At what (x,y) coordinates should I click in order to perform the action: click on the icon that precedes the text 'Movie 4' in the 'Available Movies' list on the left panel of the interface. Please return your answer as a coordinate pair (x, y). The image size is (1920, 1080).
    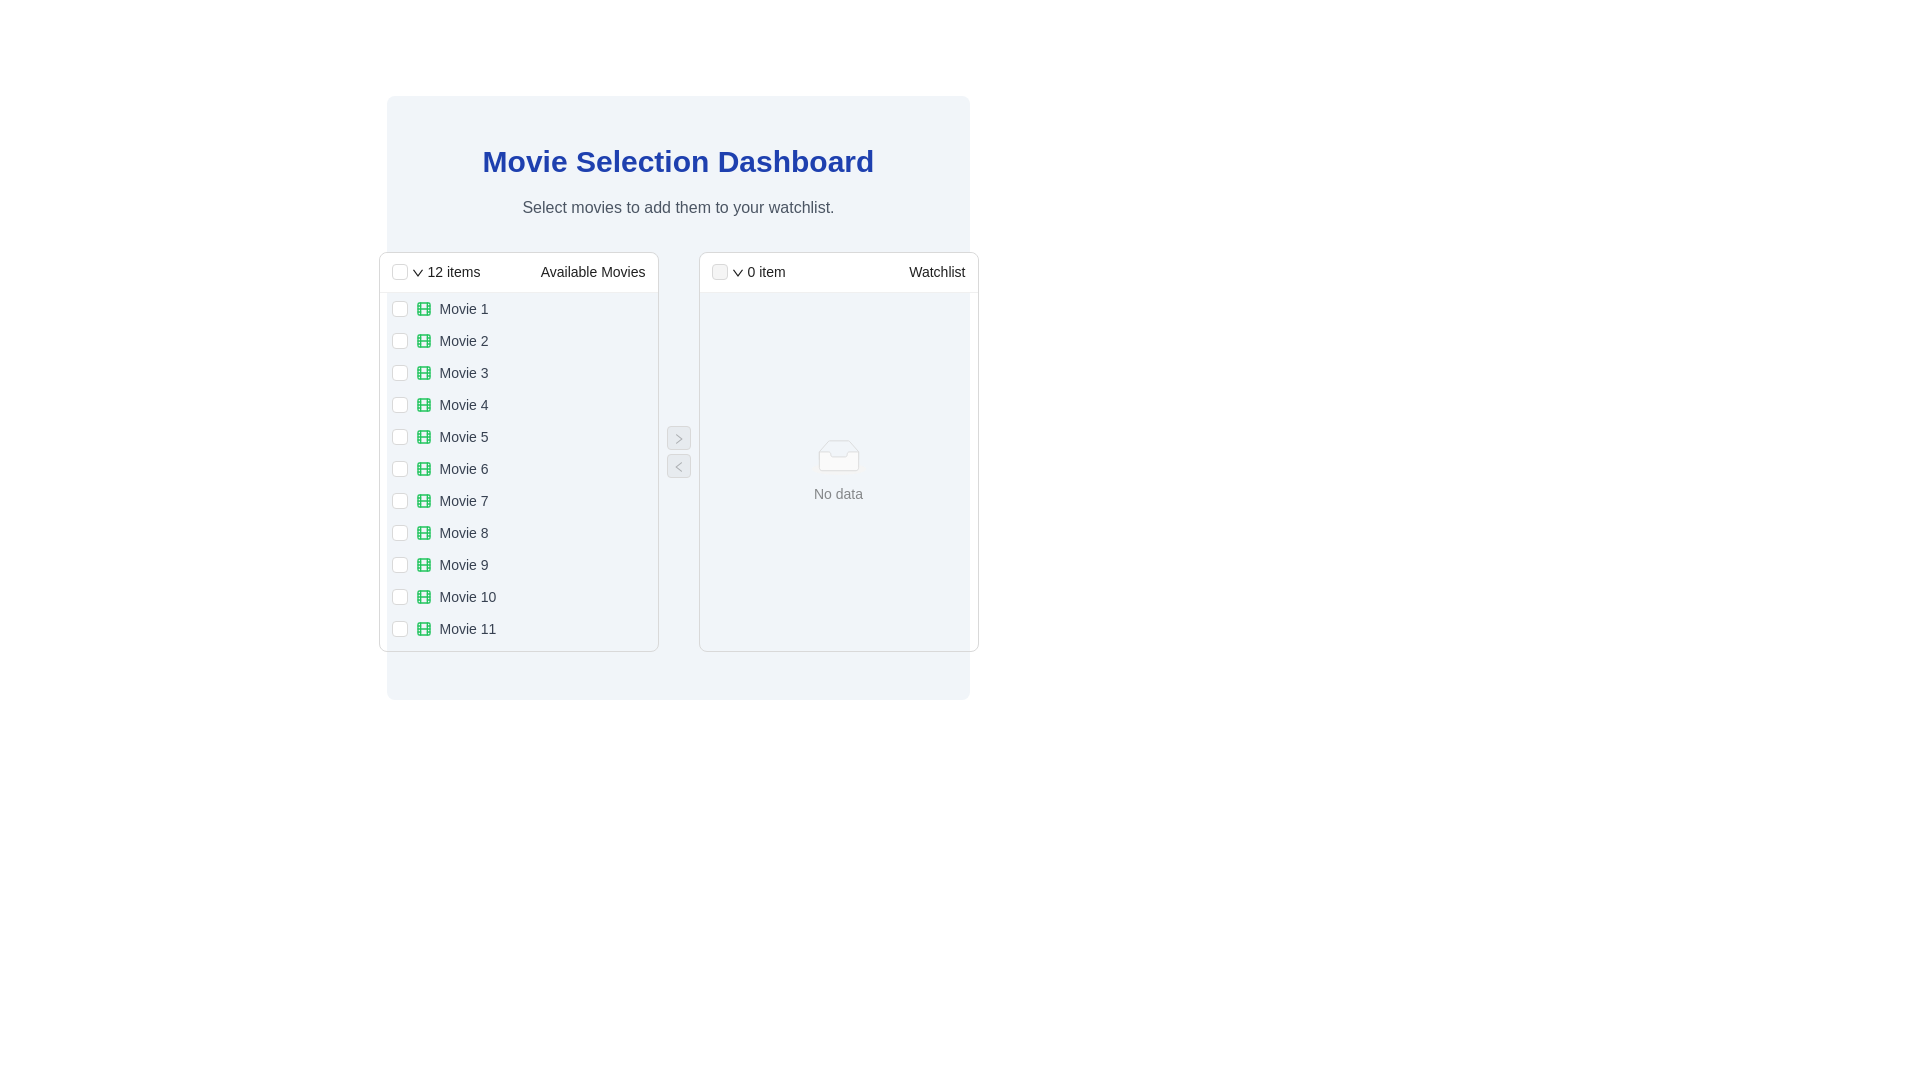
    Looking at the image, I should click on (422, 405).